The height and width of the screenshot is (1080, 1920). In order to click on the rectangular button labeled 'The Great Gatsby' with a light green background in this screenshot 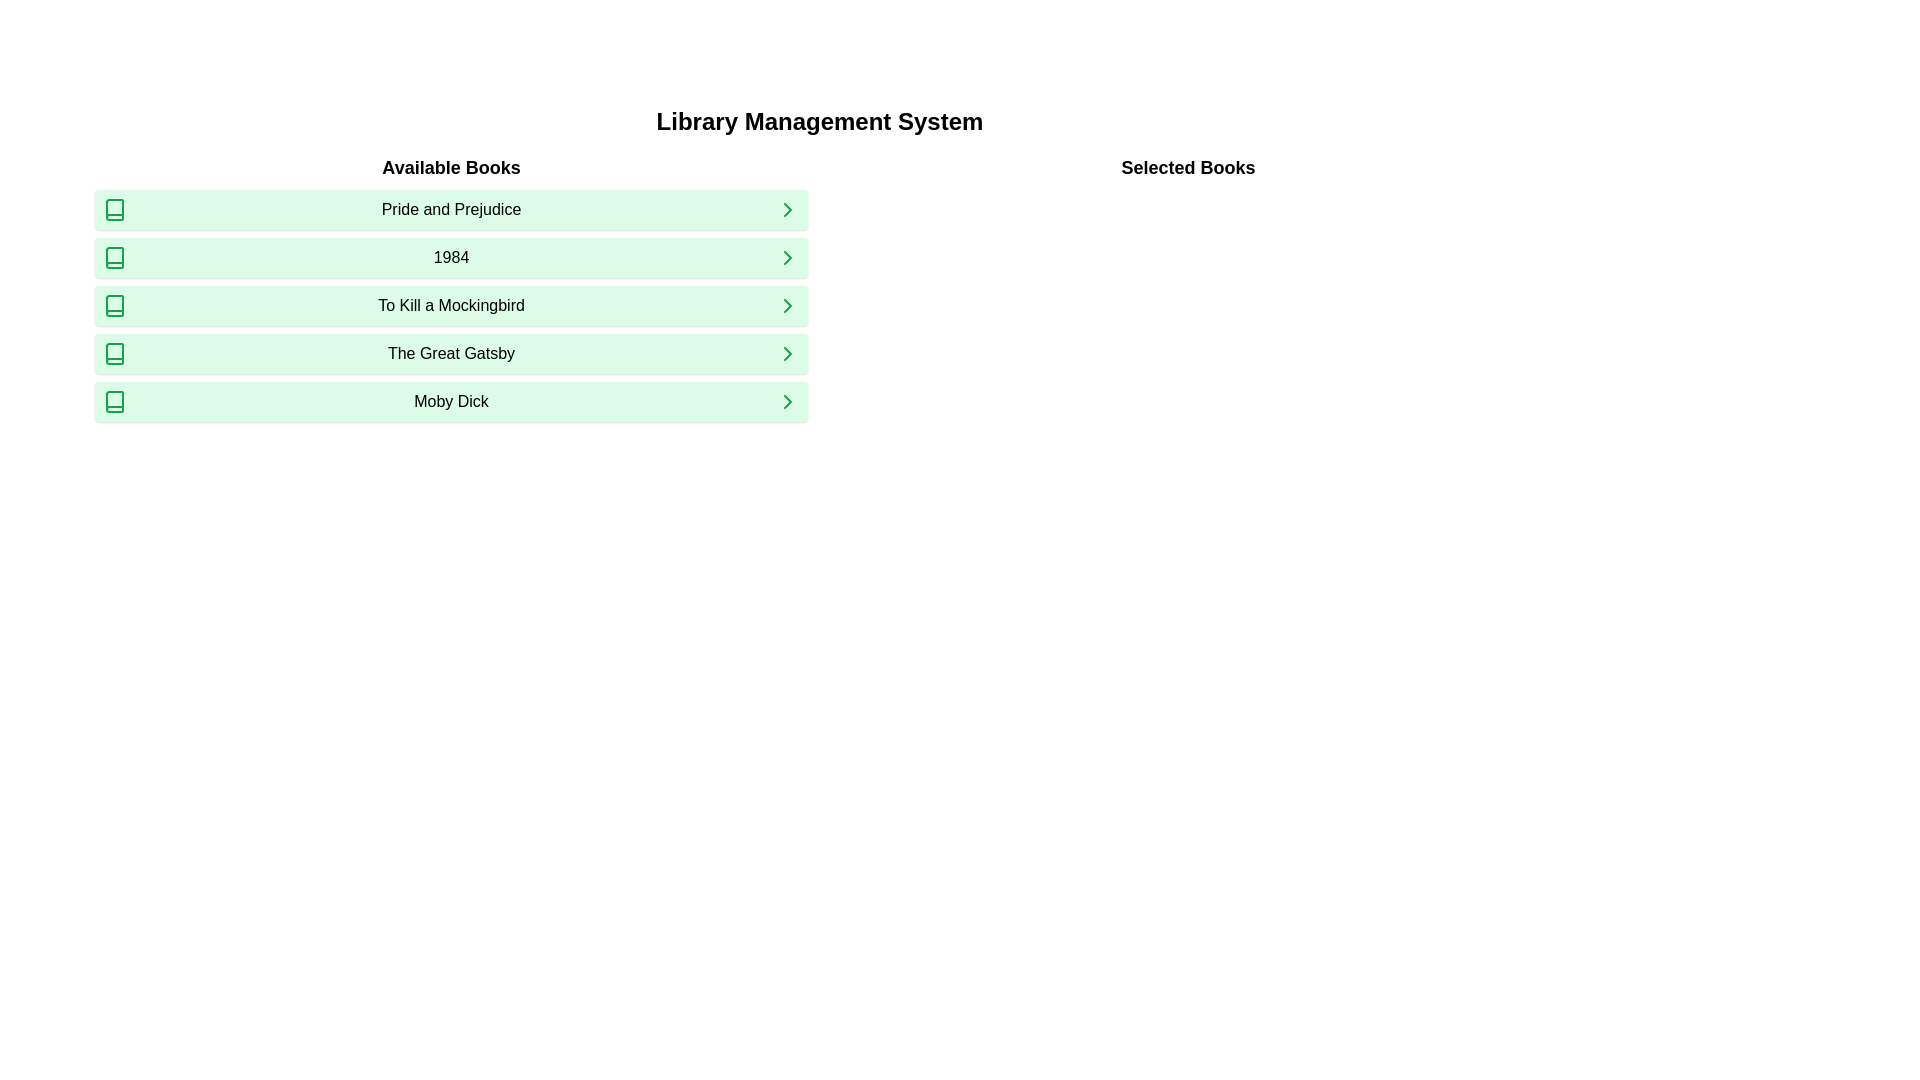, I will do `click(450, 353)`.